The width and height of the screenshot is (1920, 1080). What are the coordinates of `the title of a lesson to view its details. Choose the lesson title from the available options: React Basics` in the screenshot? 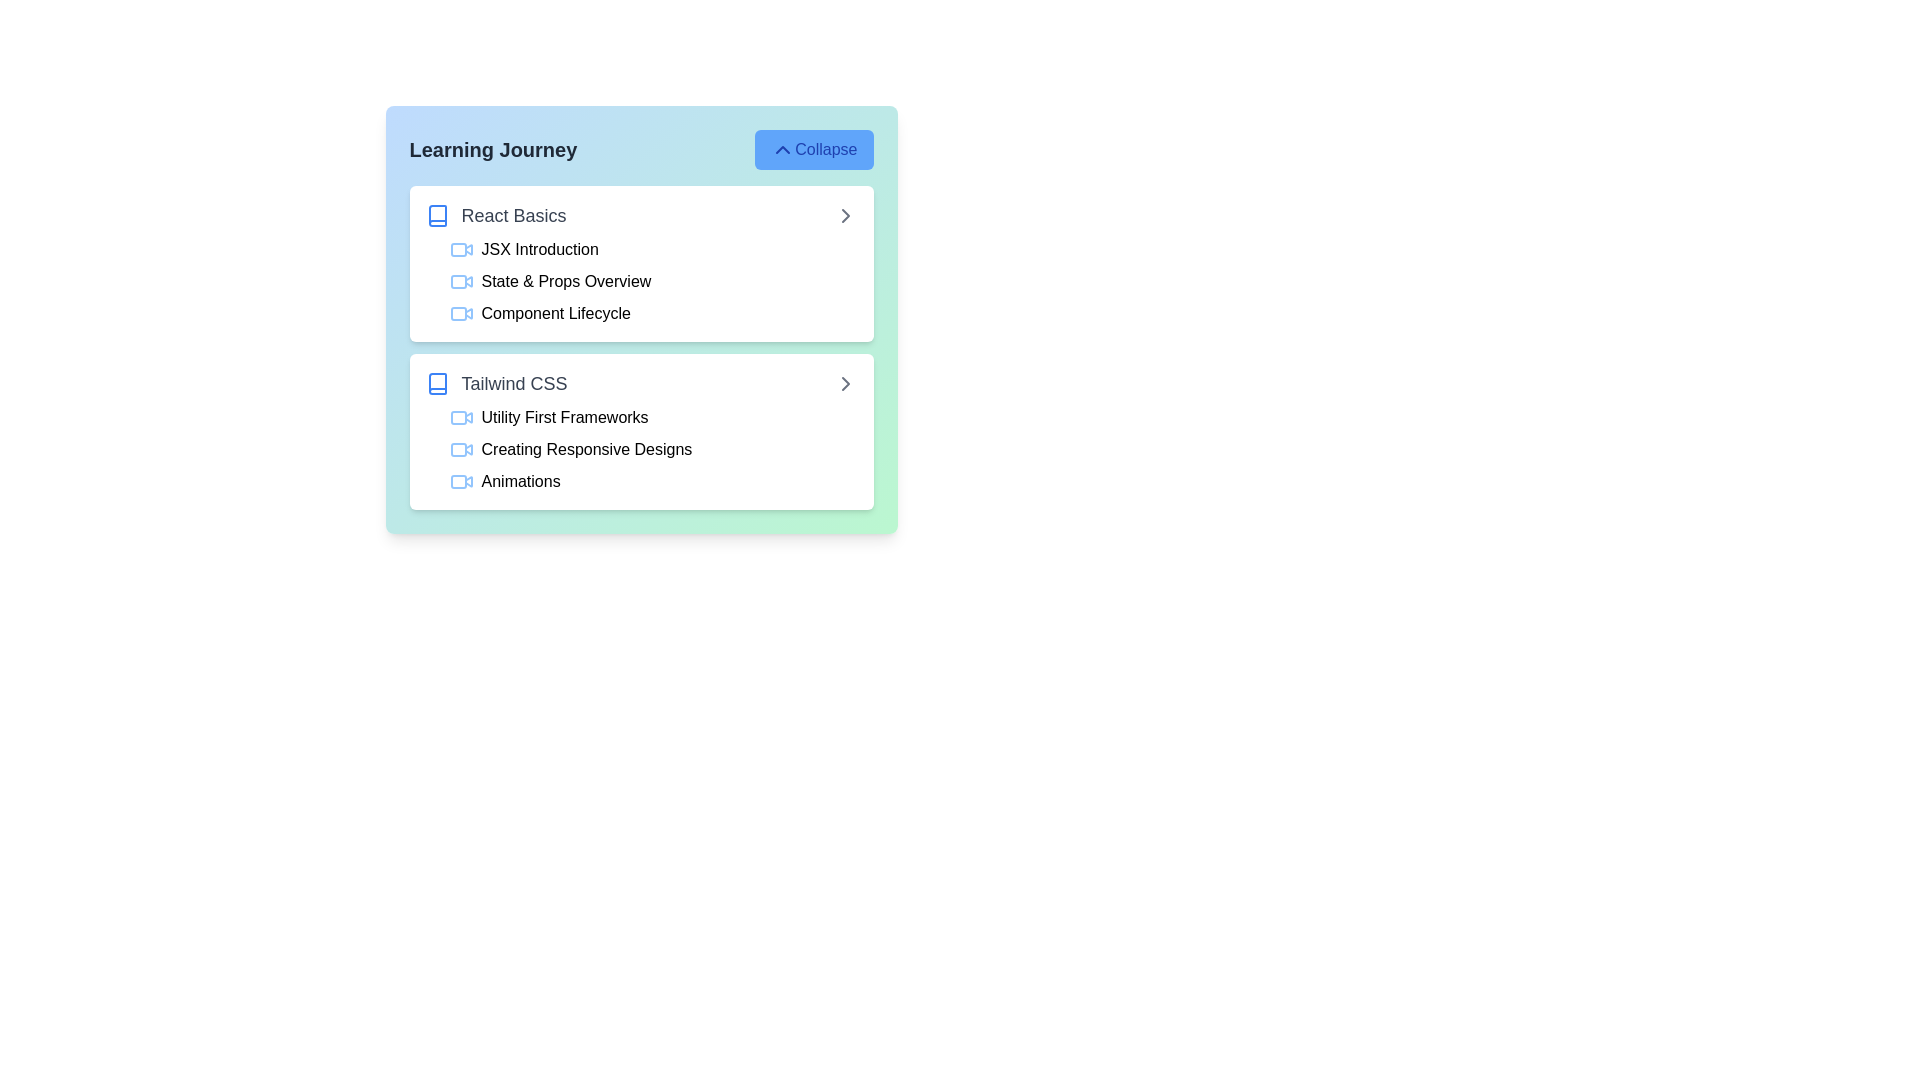 It's located at (495, 216).